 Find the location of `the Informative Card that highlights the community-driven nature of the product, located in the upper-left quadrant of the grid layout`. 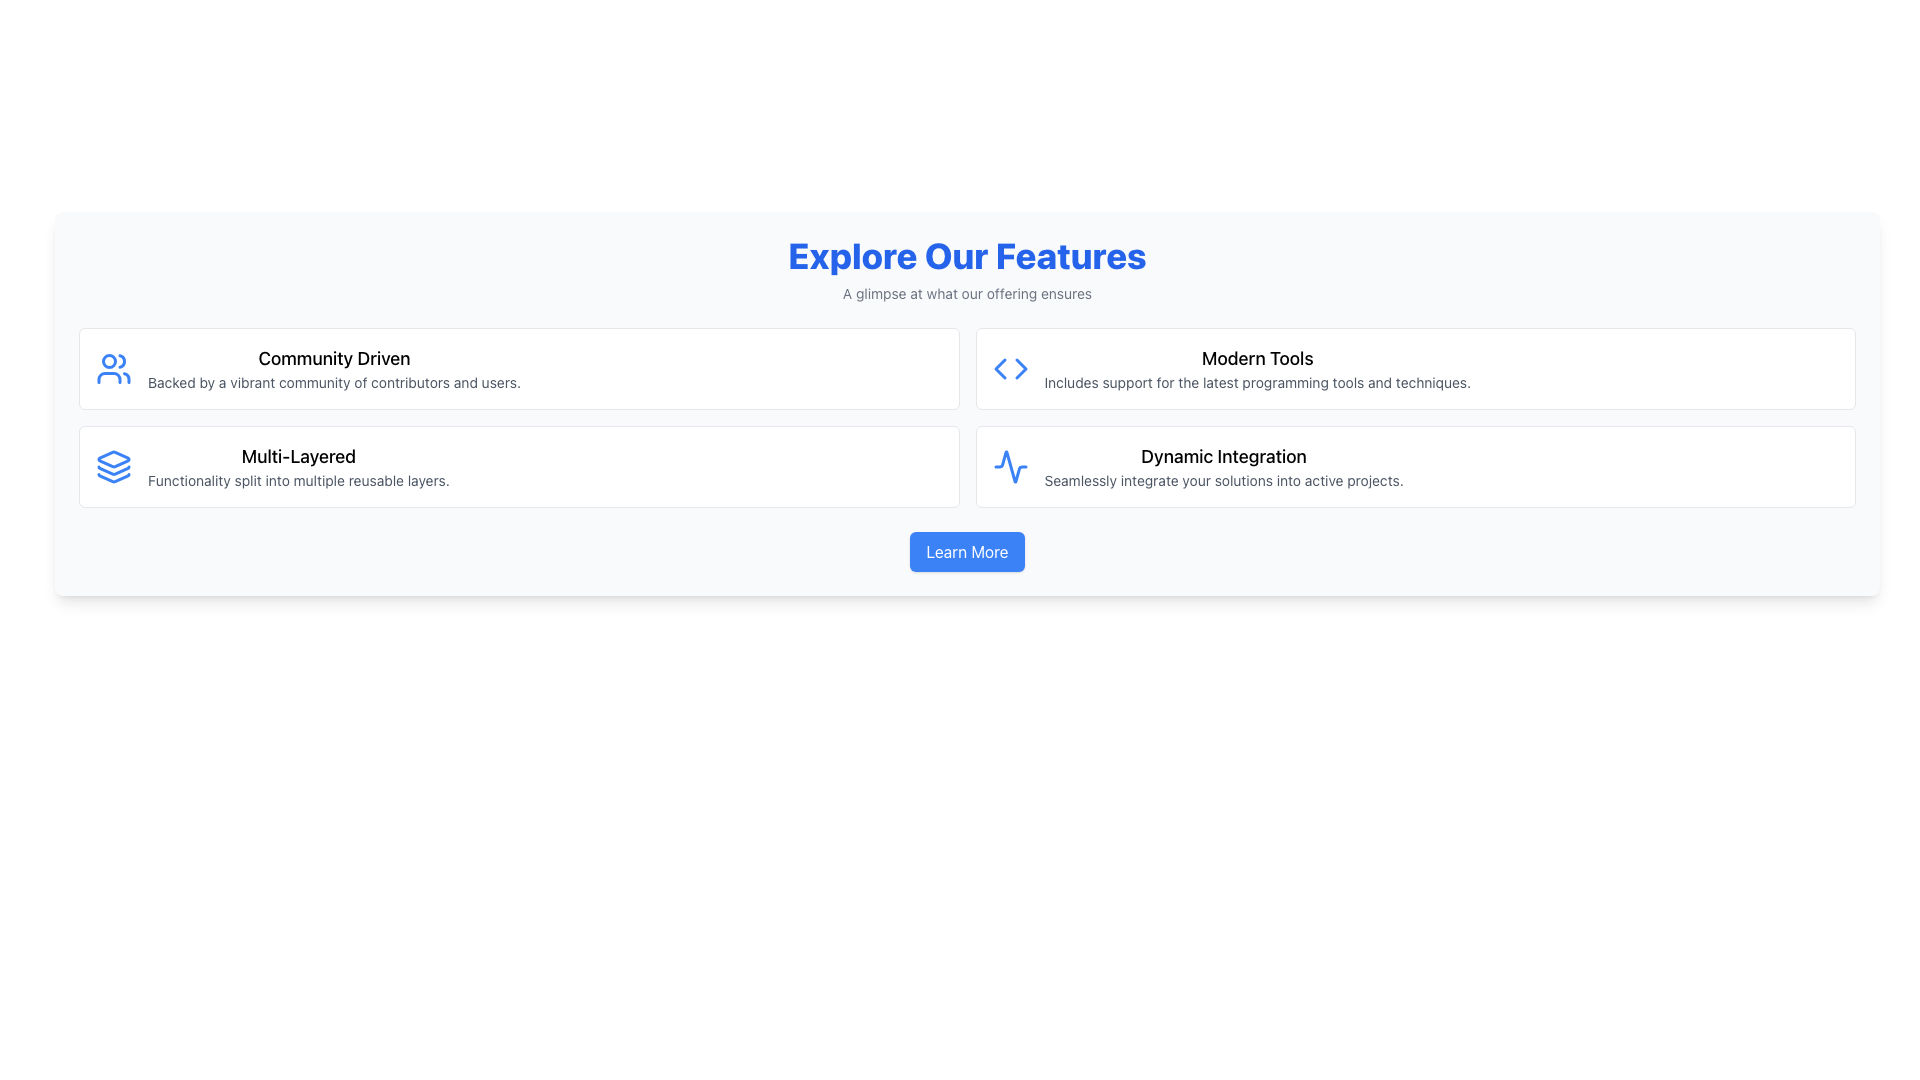

the Informative Card that highlights the community-driven nature of the product, located in the upper-left quadrant of the grid layout is located at coordinates (519, 369).